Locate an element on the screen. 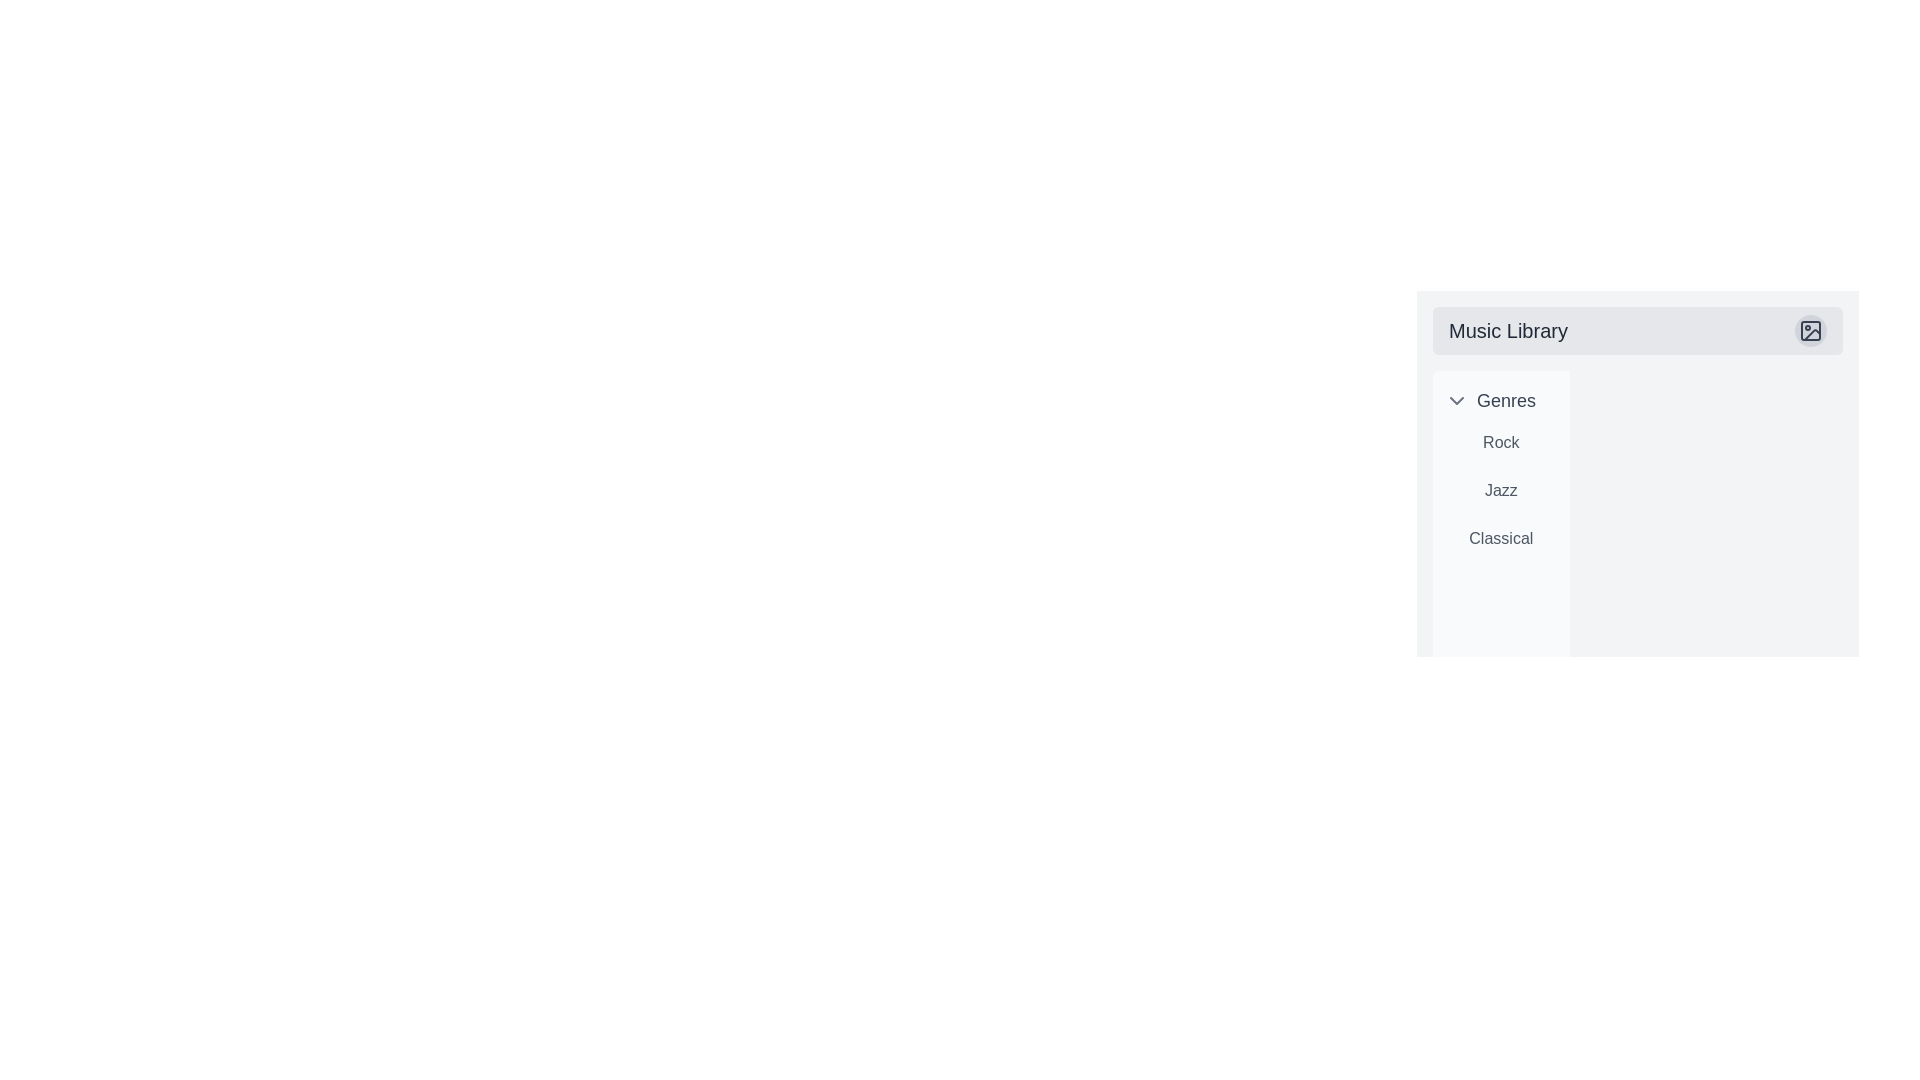 This screenshot has height=1080, width=1920. the 'Jazz' category text within the genre list located in the sidebar, which is the second item under the title 'Genres' is located at coordinates (1501, 490).